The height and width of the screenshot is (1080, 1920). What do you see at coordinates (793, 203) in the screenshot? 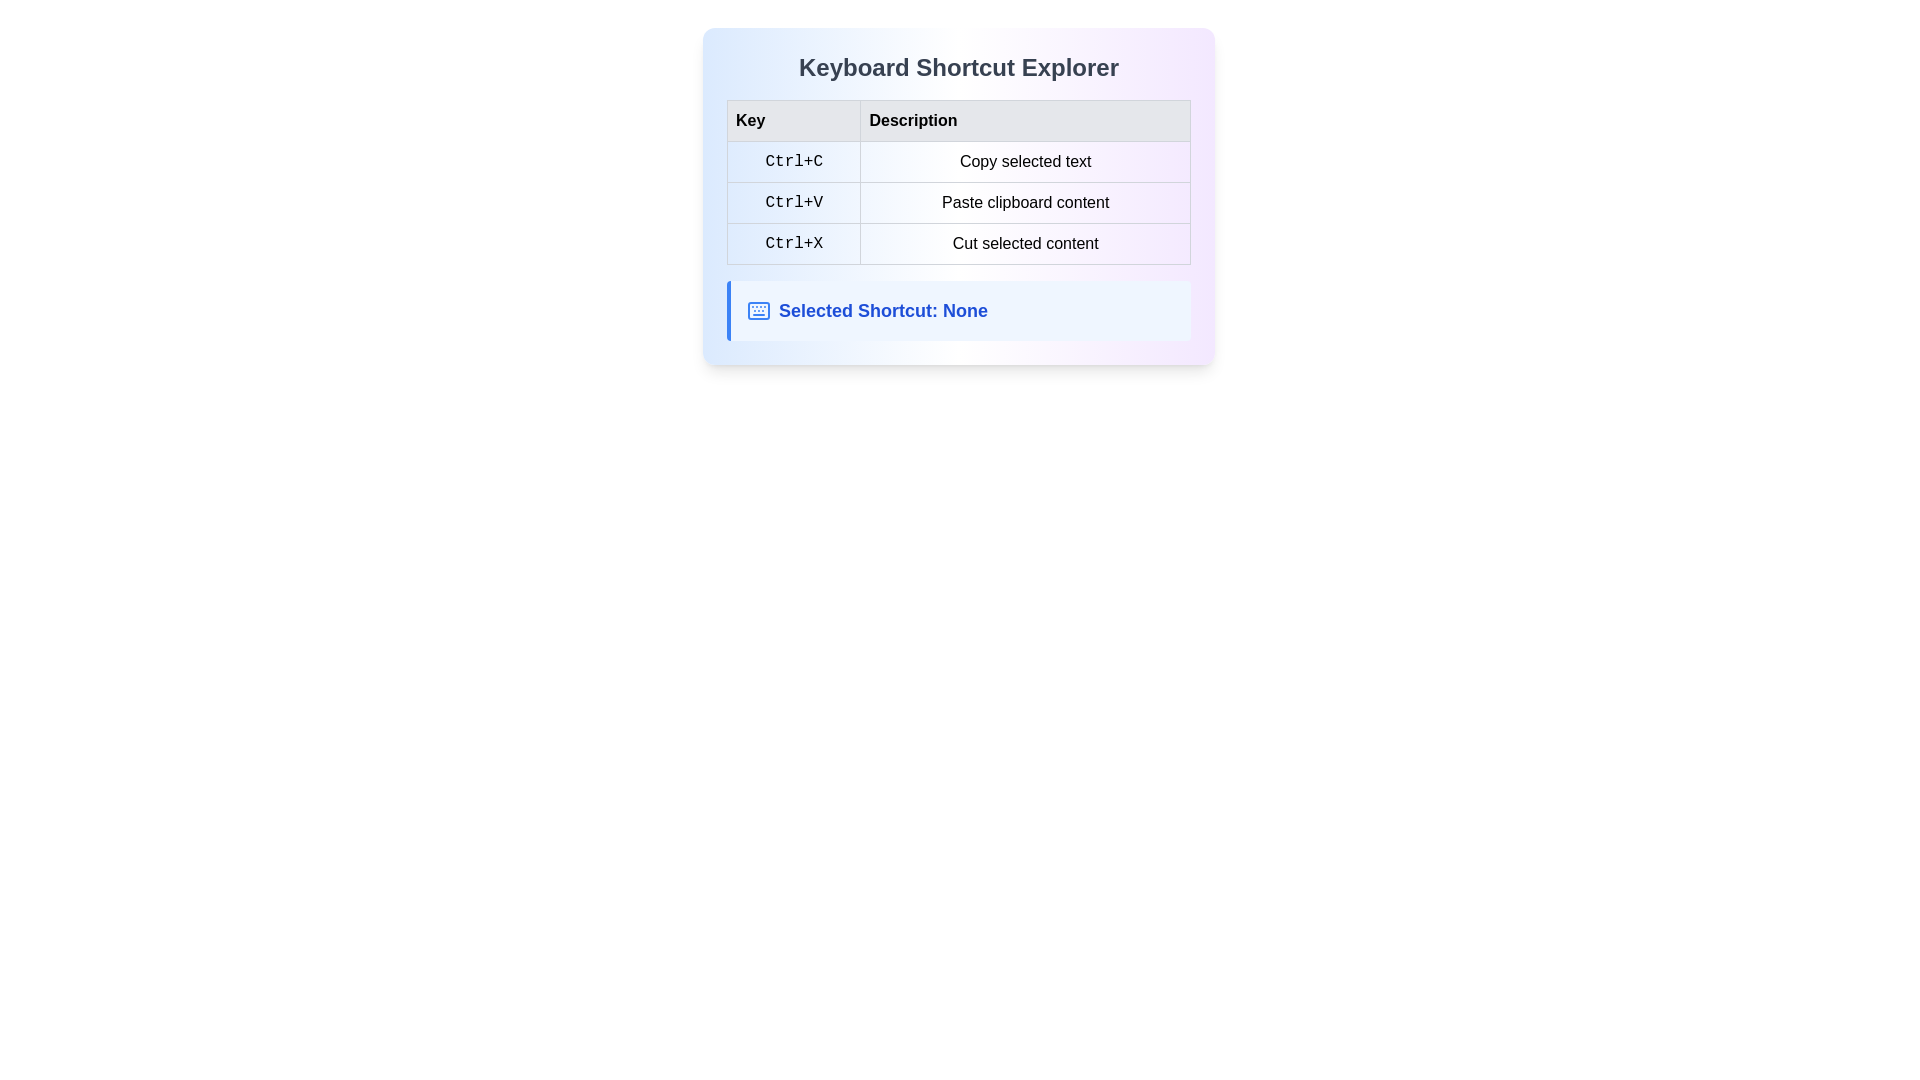
I see `the static text display in the second row of the table under the 'Key' column, which contains the text 'Ctrl+V'` at bounding box center [793, 203].